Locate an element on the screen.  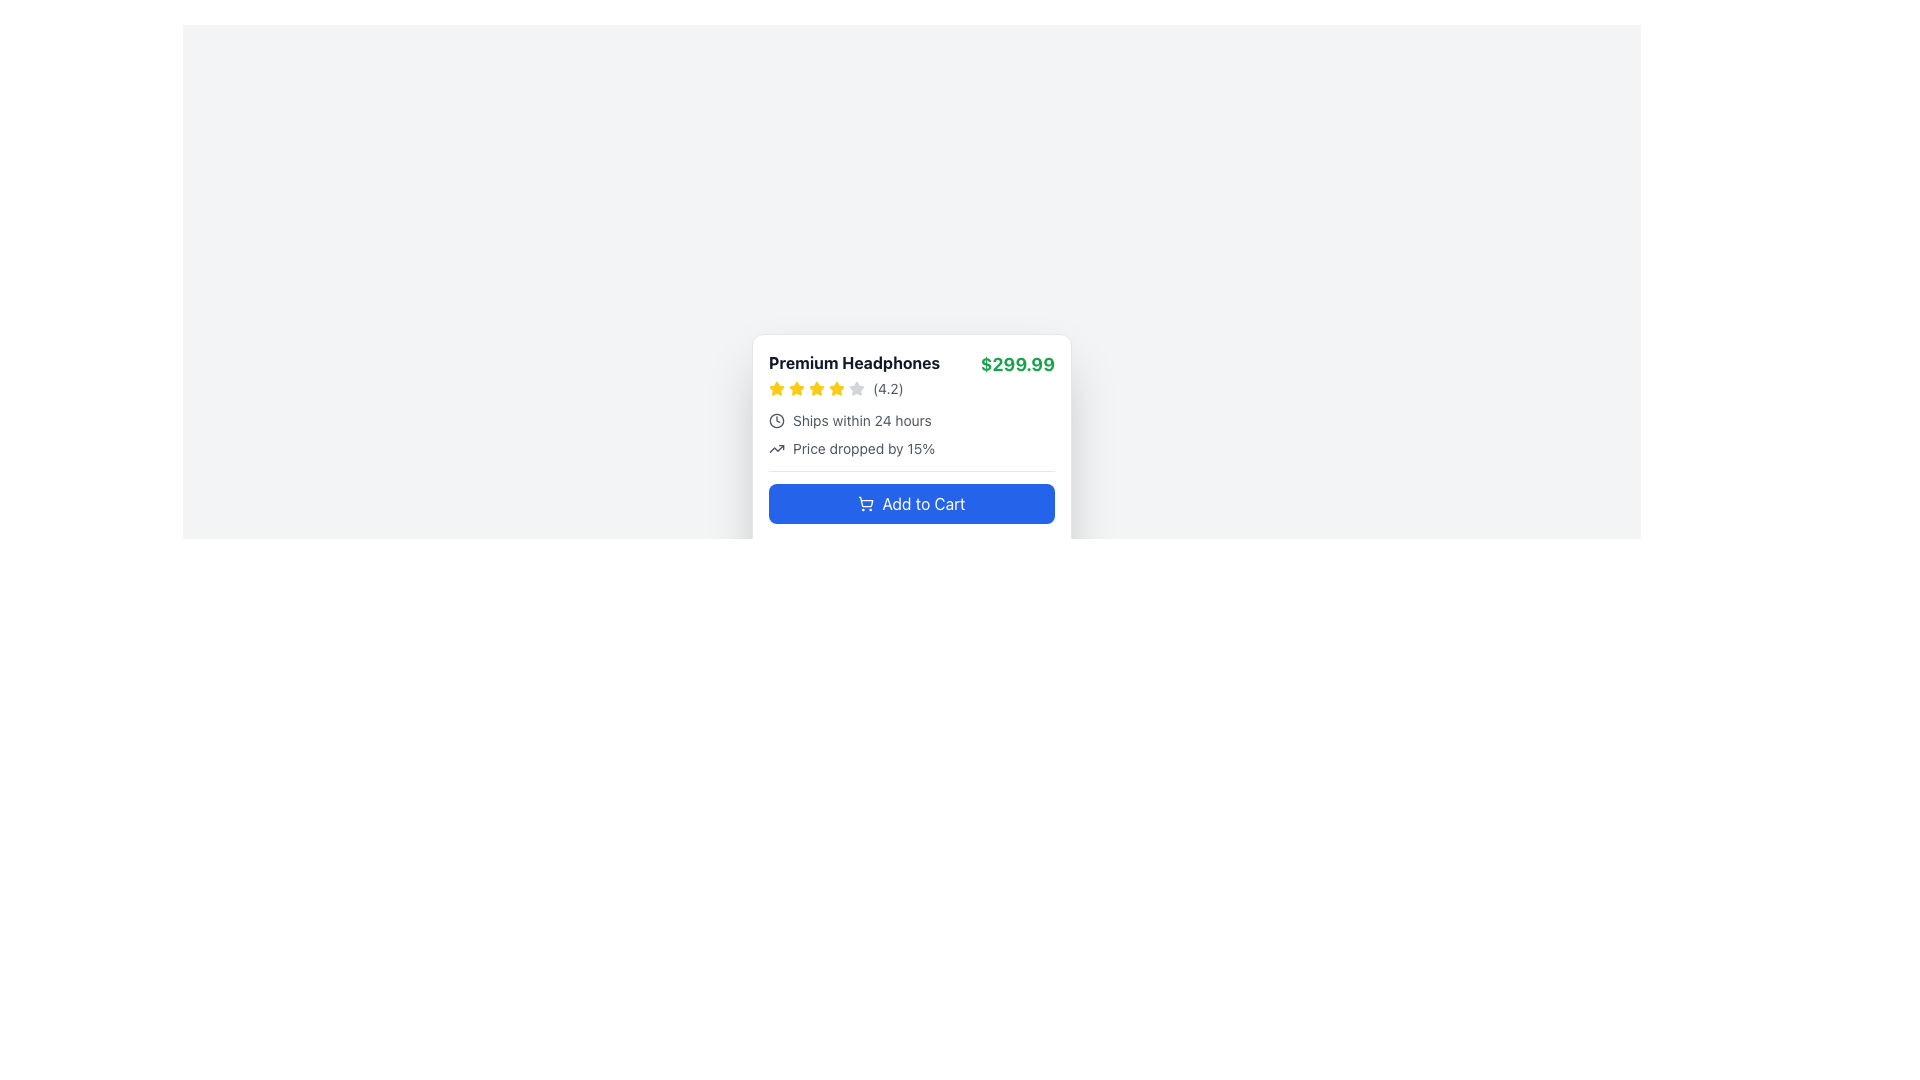
the visual stars in the Product information header to check the rating is located at coordinates (911, 374).